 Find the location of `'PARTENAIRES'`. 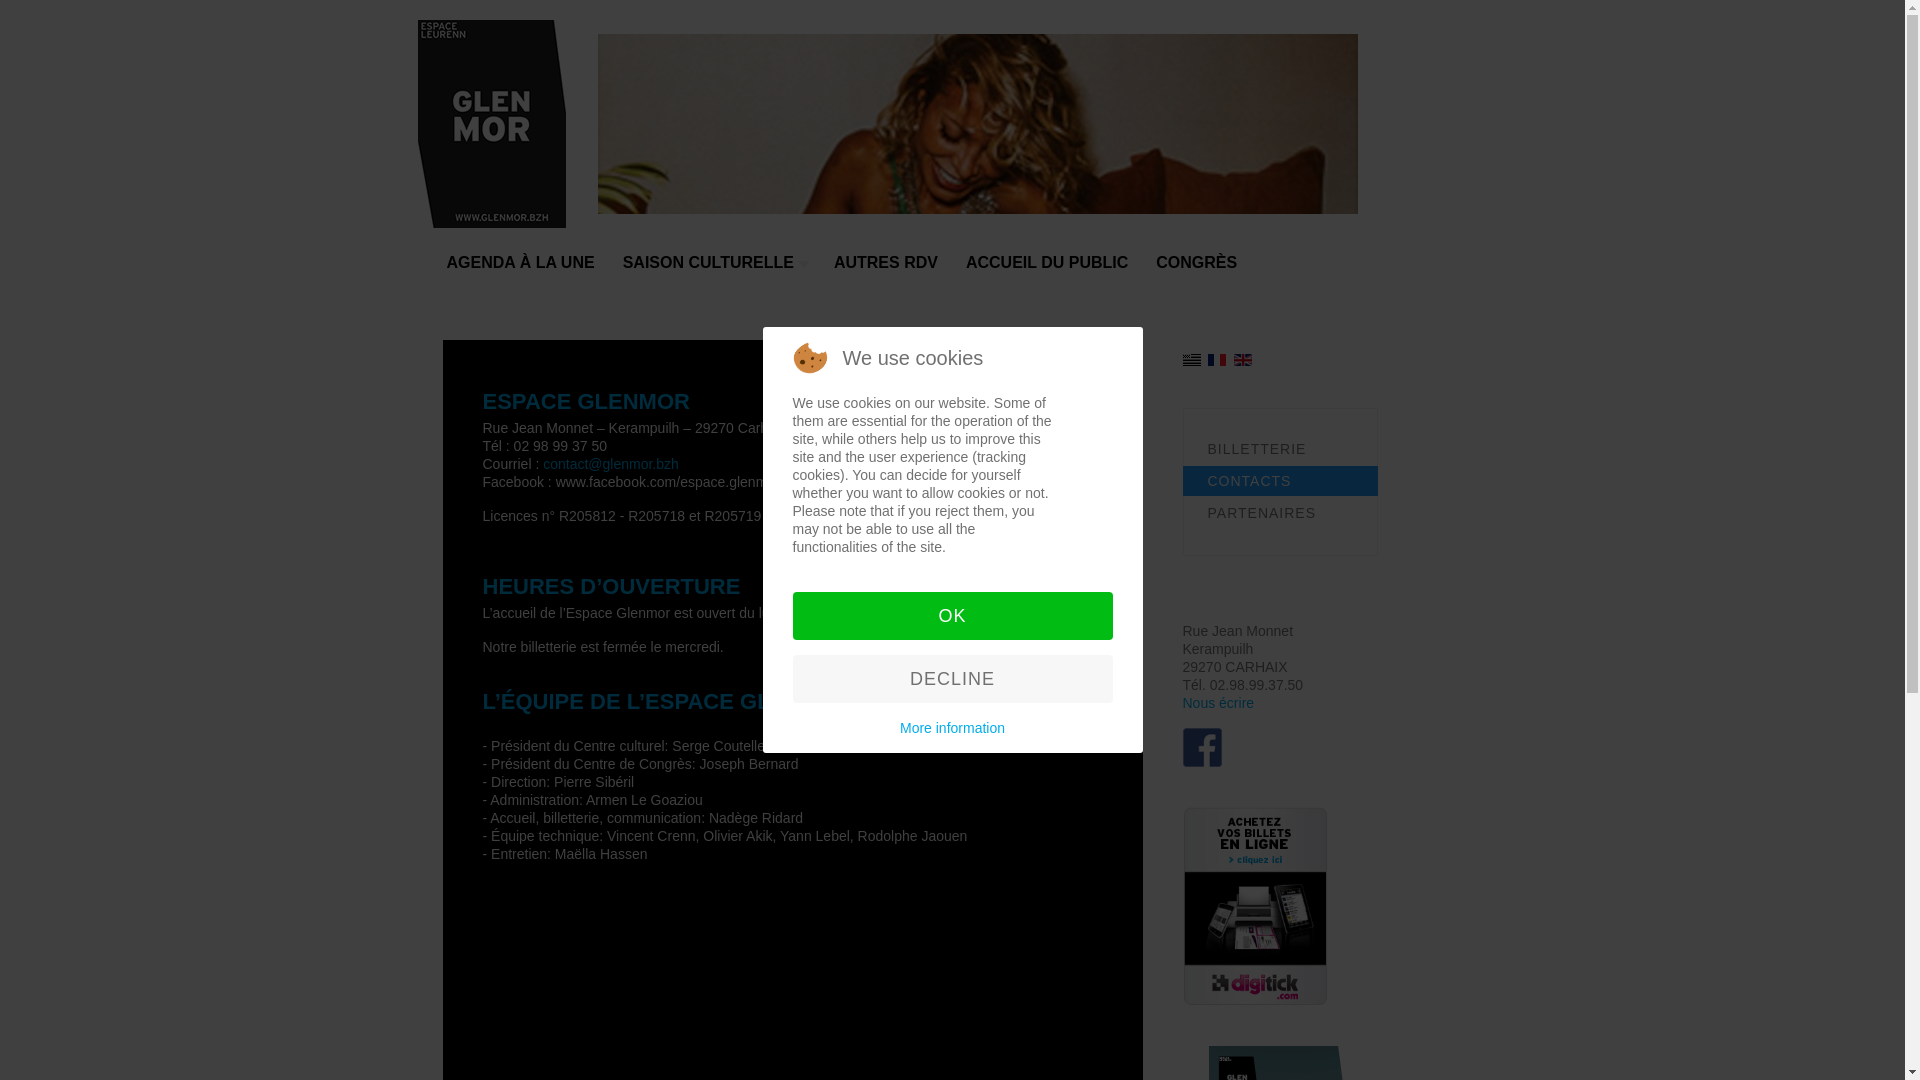

'PARTENAIRES' is located at coordinates (1278, 512).